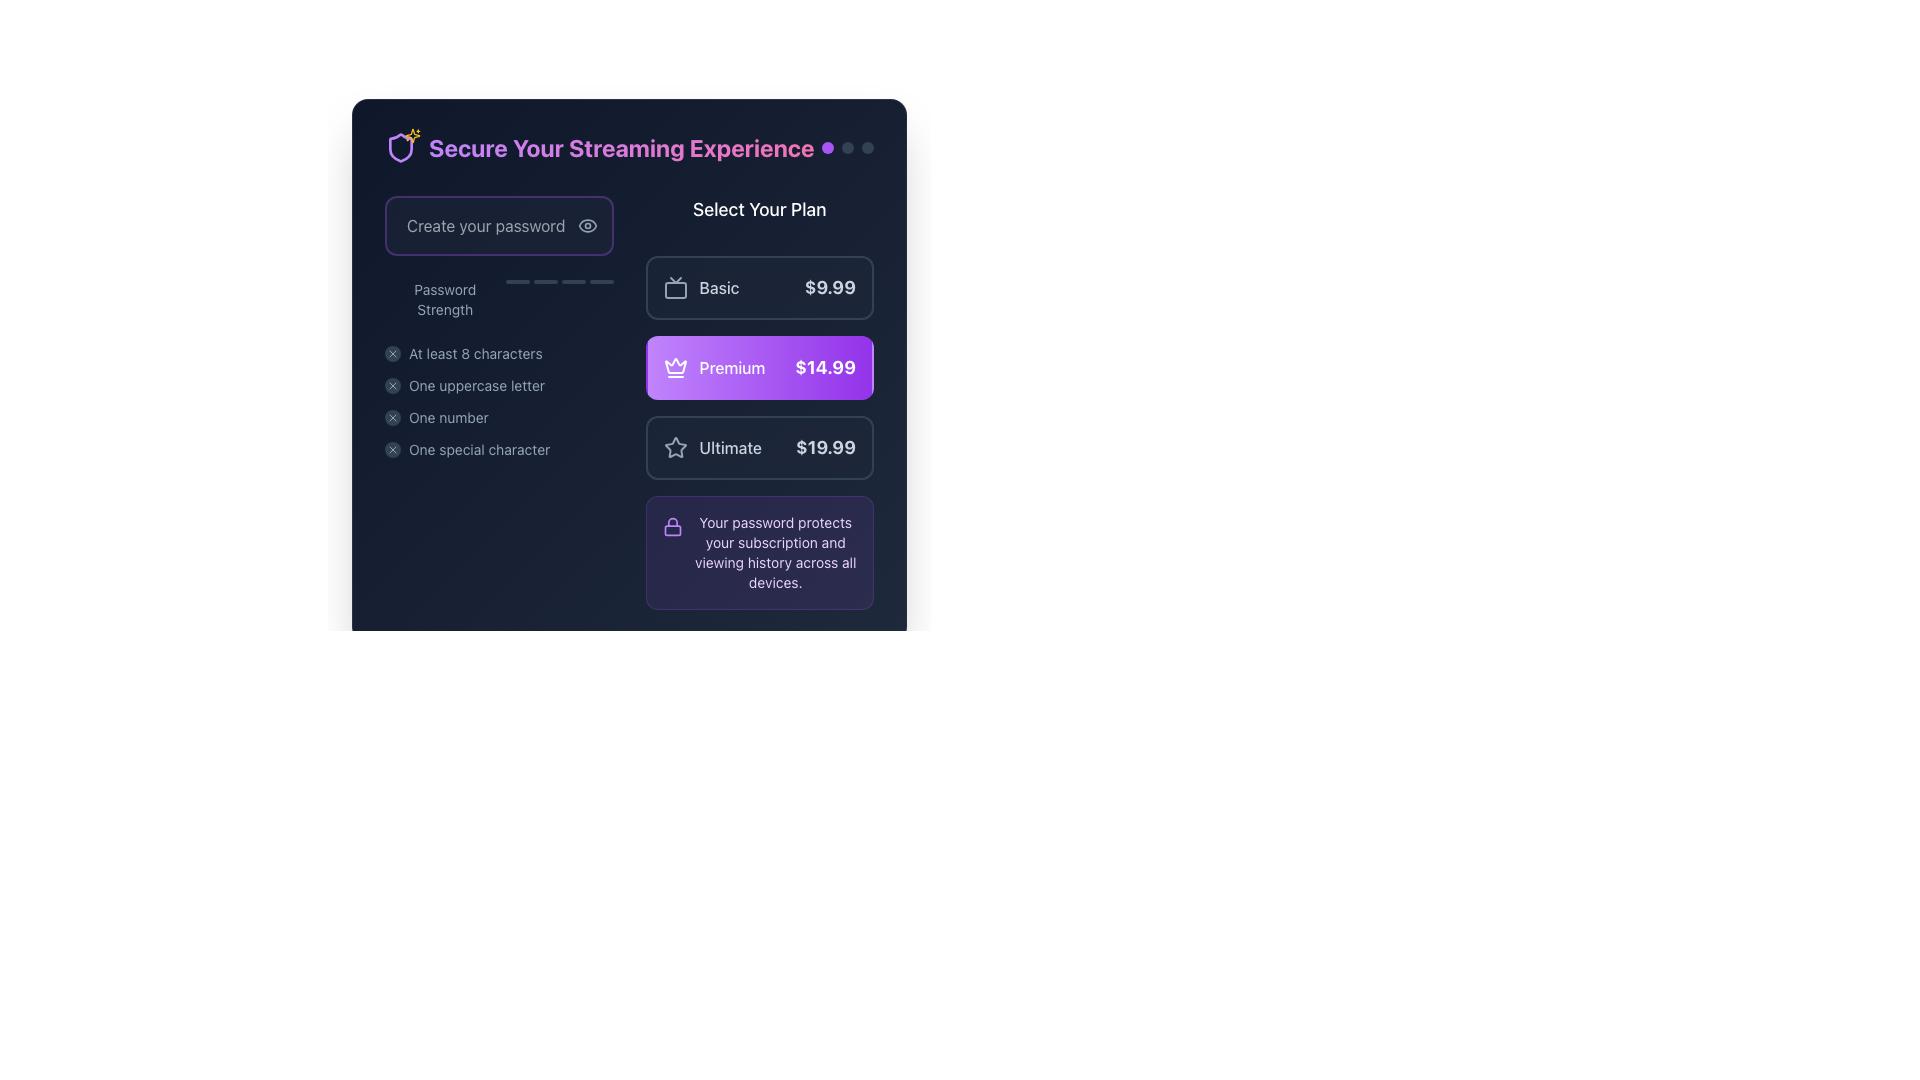 The width and height of the screenshot is (1920, 1080). Describe the element at coordinates (758, 367) in the screenshot. I see `the 'Premium' subscription button, which features a purple-gradient background and displays the price of '$14.99' with an icon of a crown next to the word 'Premium'. This button is located vertically between the 'Basic' and 'Ultimate' subscription options` at that location.